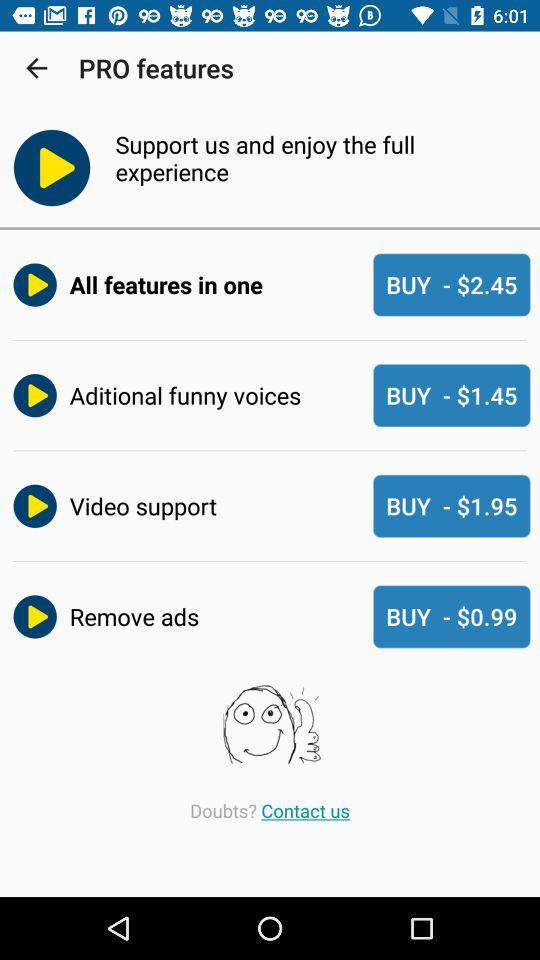 The width and height of the screenshot is (540, 960). What do you see at coordinates (36, 68) in the screenshot?
I see `item next to the pro features item` at bounding box center [36, 68].